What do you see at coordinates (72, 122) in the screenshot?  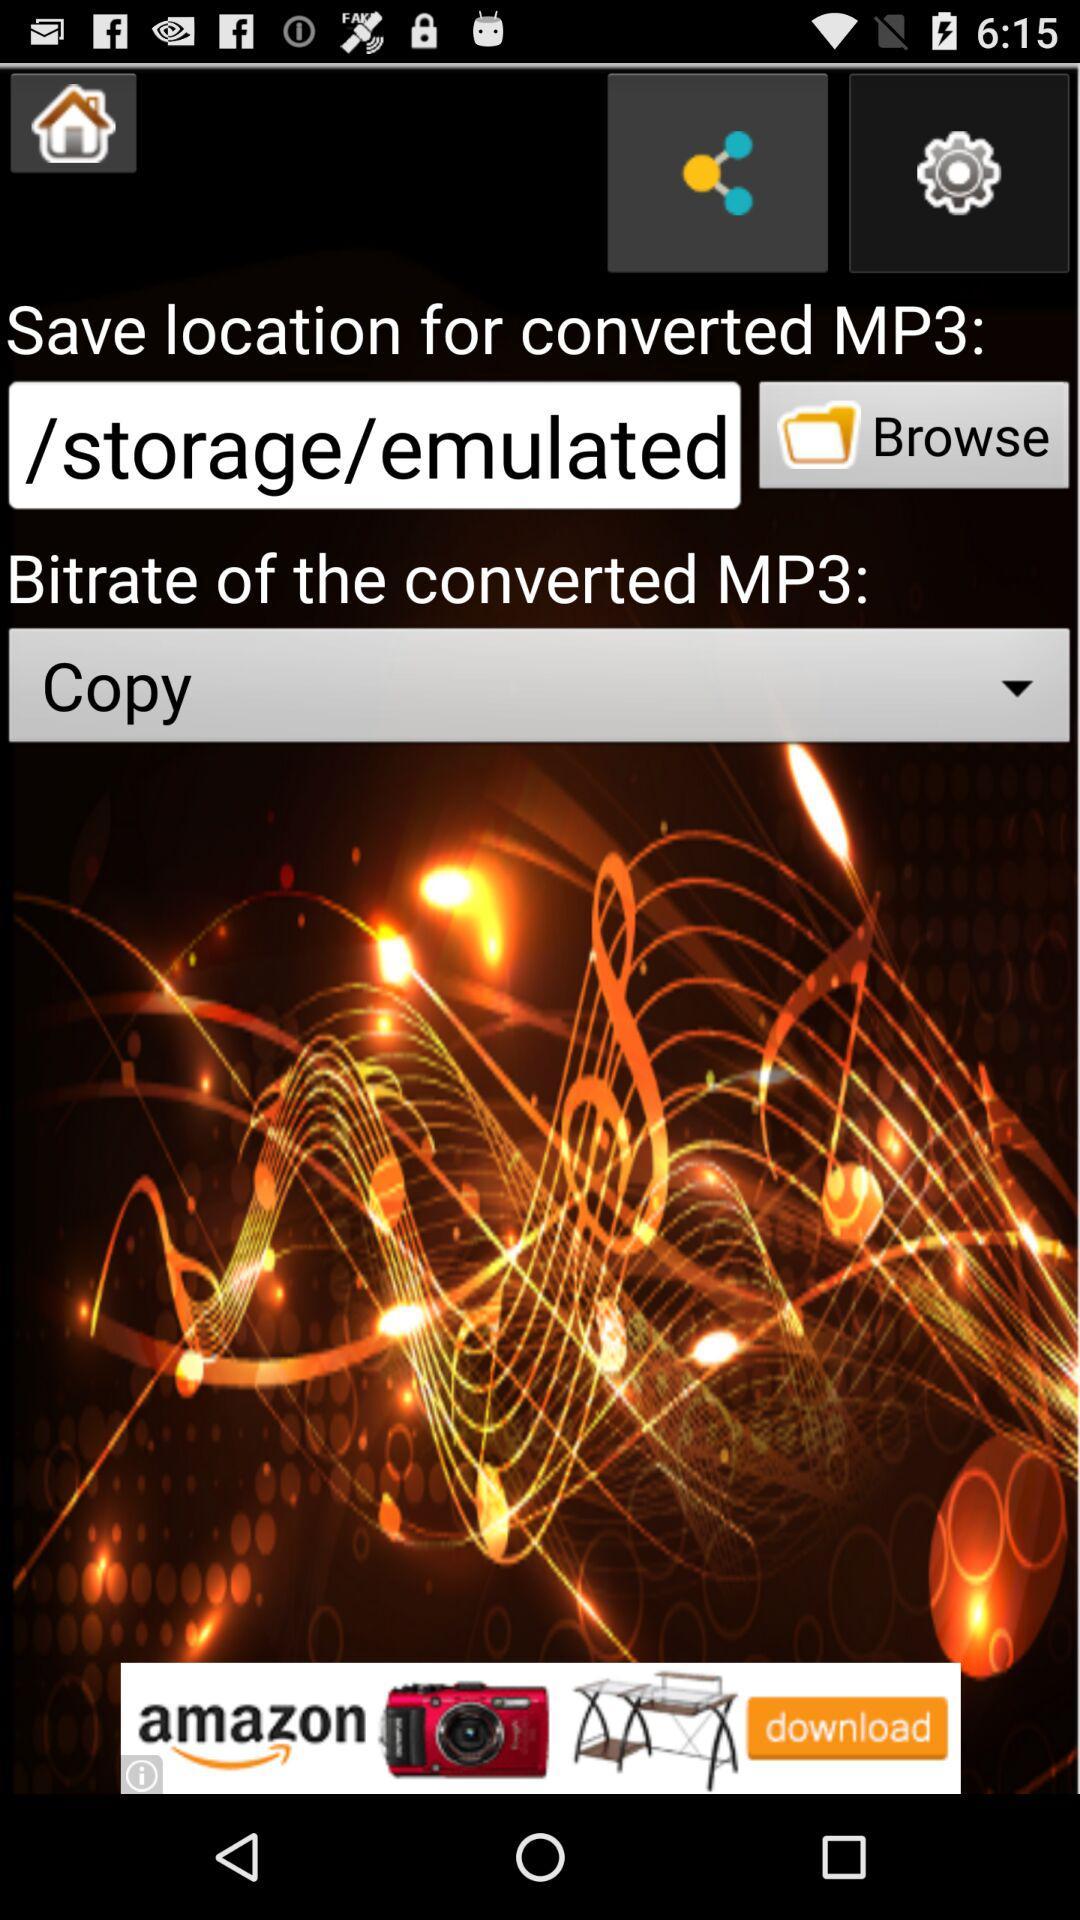 I see `home` at bounding box center [72, 122].